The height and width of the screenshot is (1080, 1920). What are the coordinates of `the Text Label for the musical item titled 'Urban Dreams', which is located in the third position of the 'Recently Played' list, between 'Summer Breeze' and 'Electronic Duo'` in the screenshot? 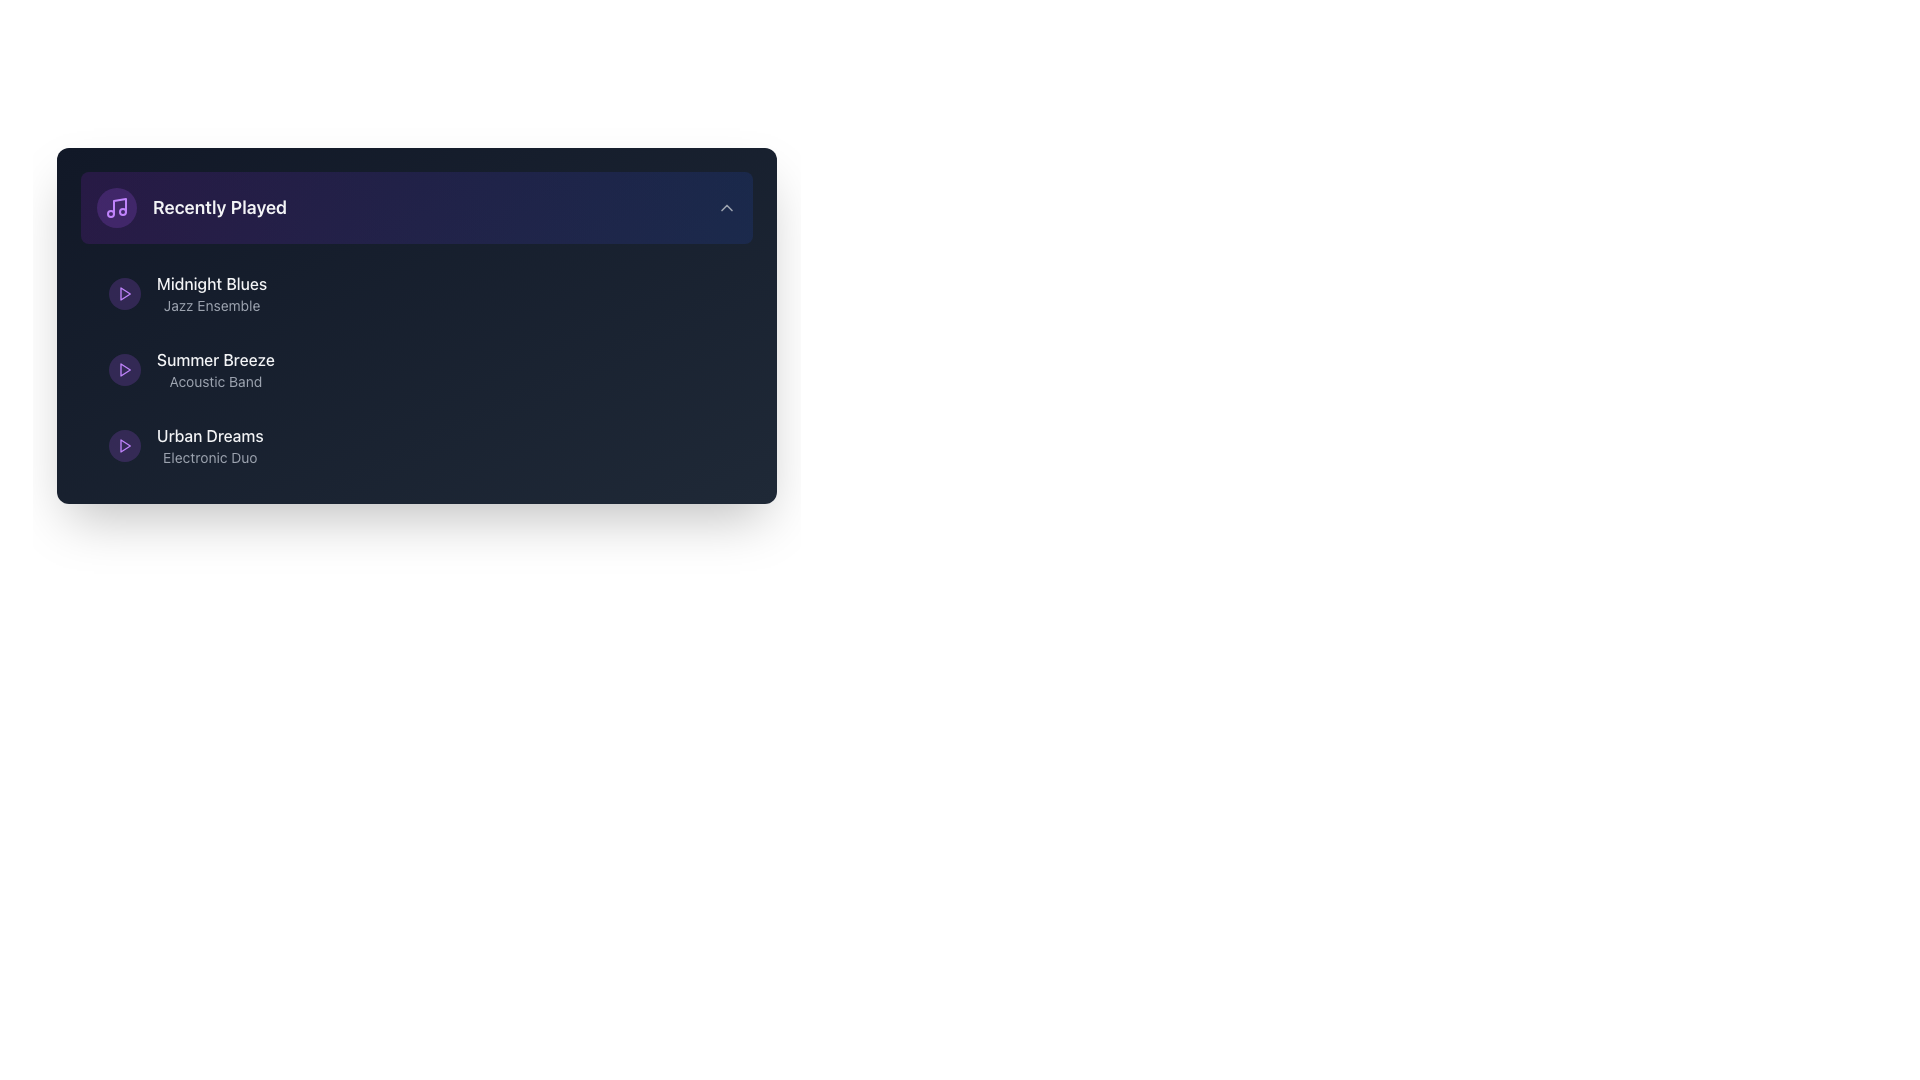 It's located at (210, 434).